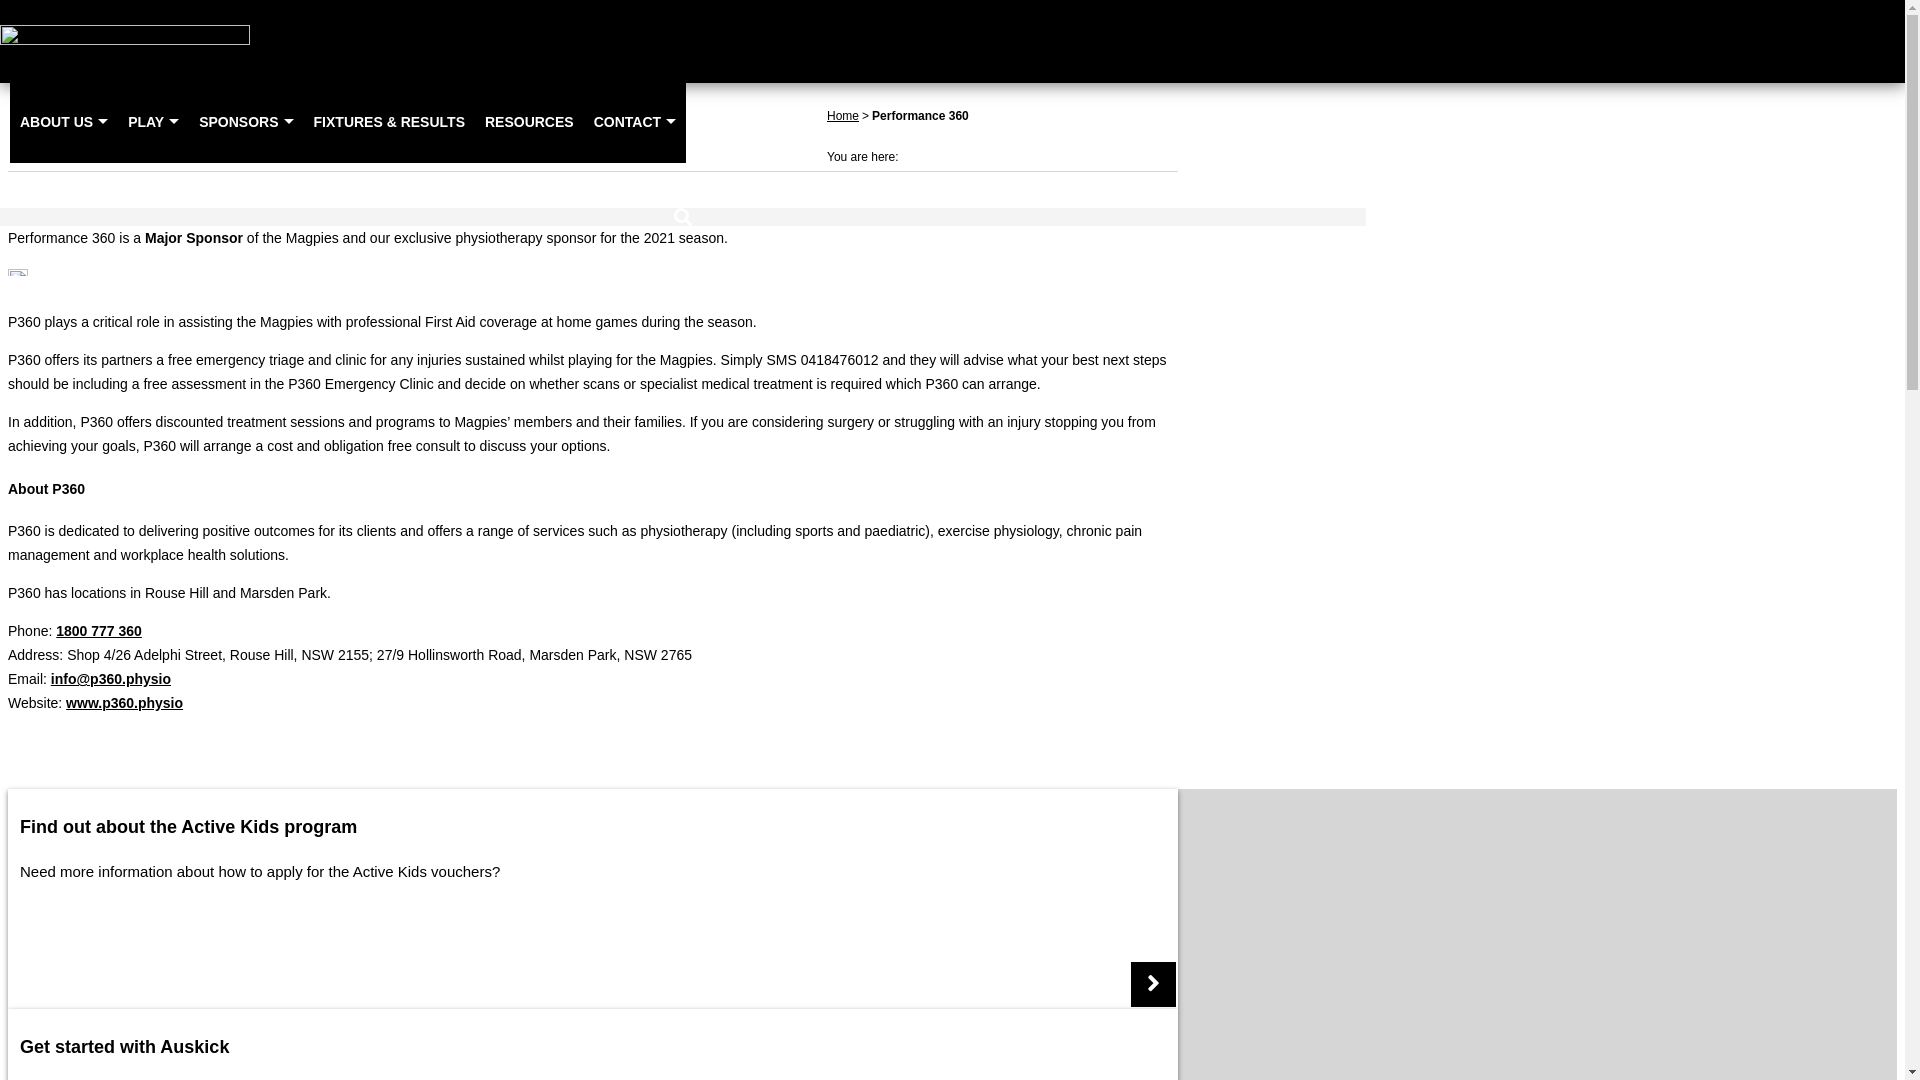 This screenshot has width=1920, height=1080. Describe the element at coordinates (583, 121) in the screenshot. I see `'CONTACT'` at that location.